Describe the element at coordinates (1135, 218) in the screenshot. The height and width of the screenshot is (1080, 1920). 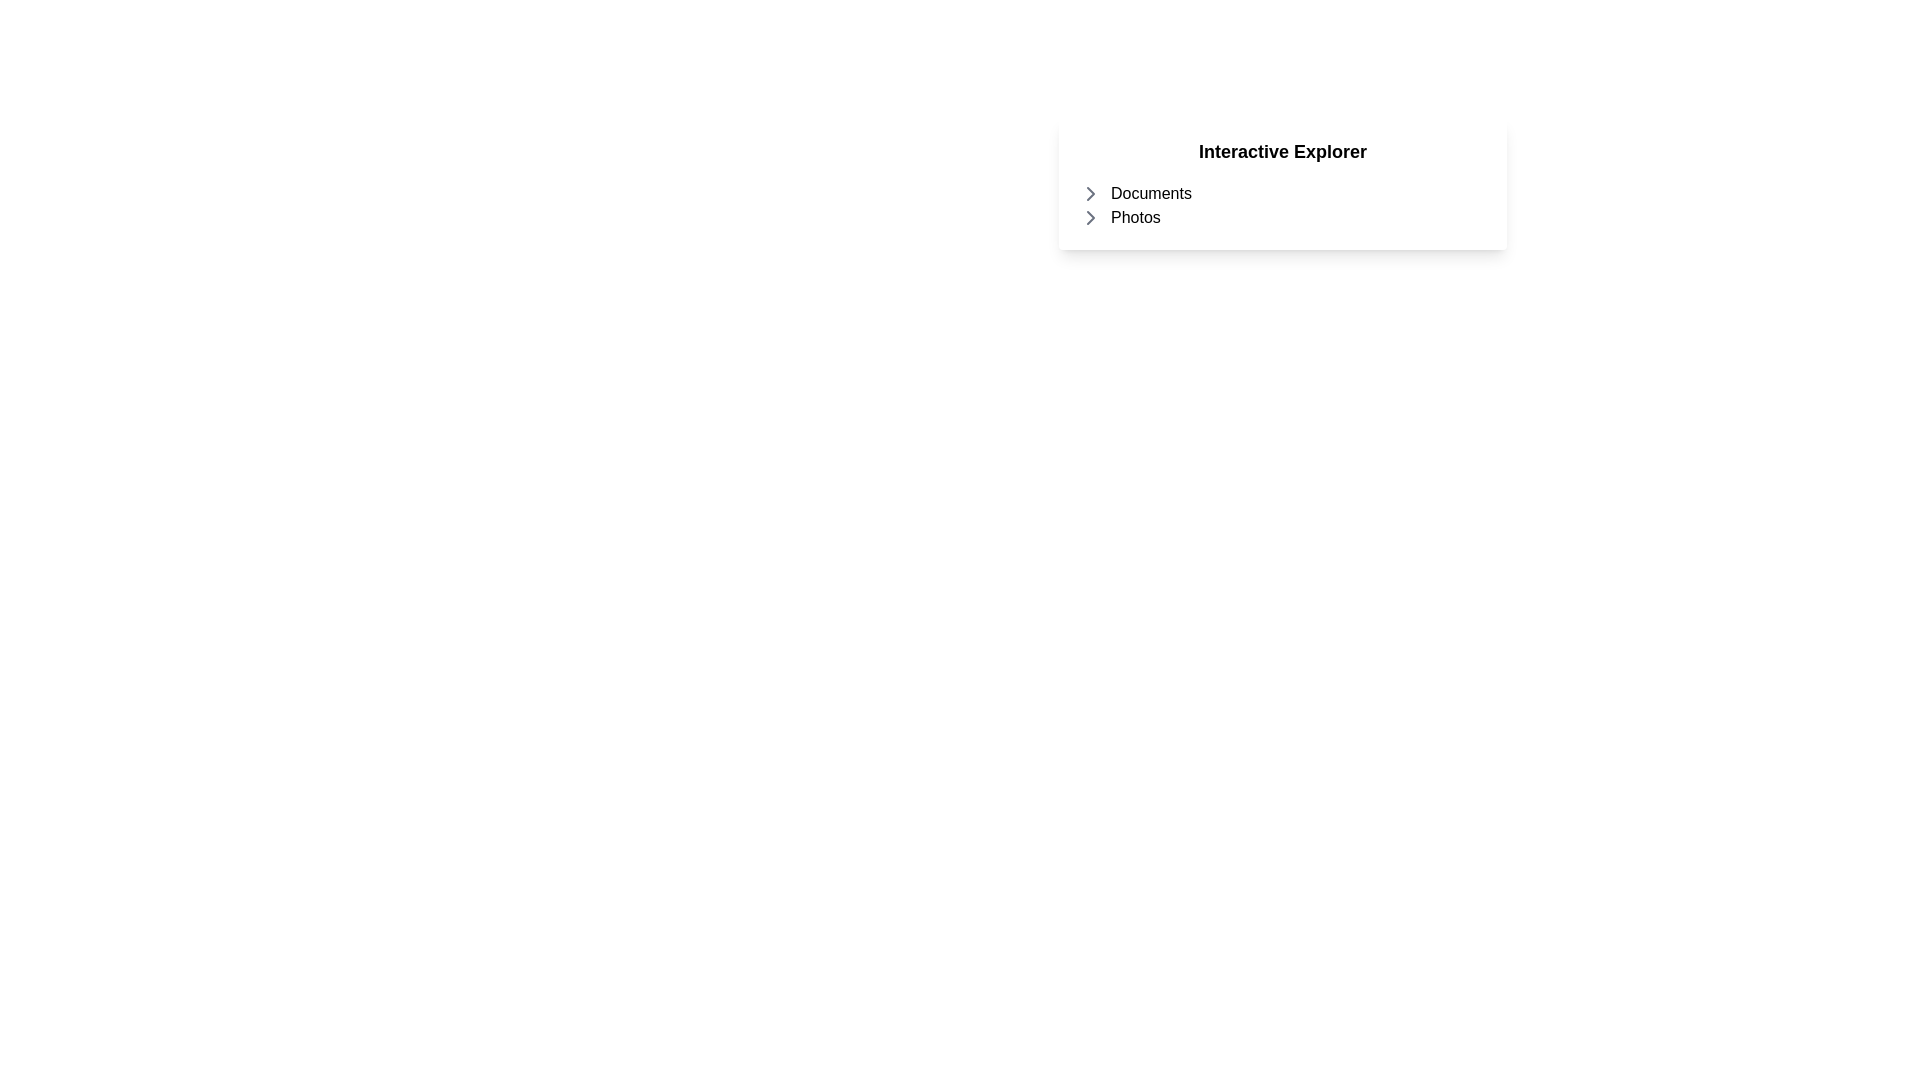
I see `text of the 'Photos' label, which is a bold text label located beneath the 'Documents' label in the Interactive Explorer panel` at that location.